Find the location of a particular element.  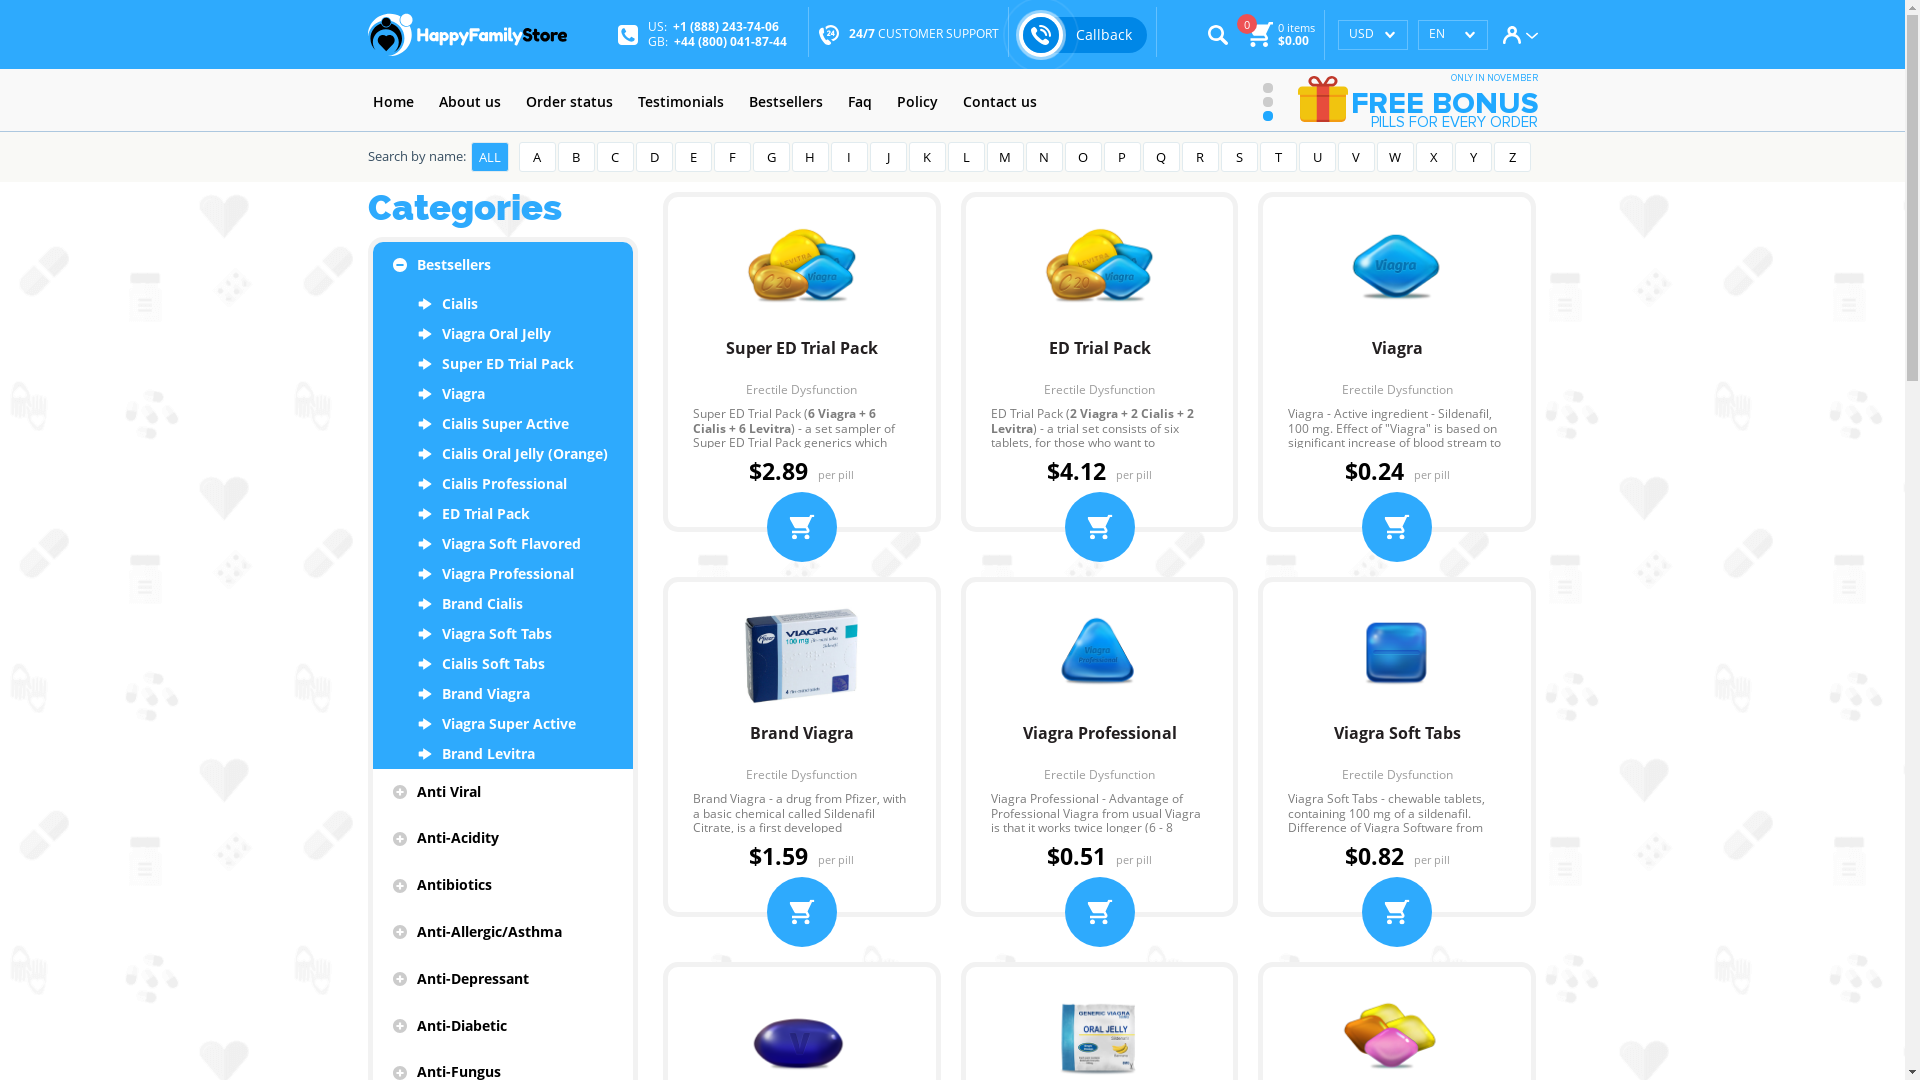

'Z' is located at coordinates (1512, 156).